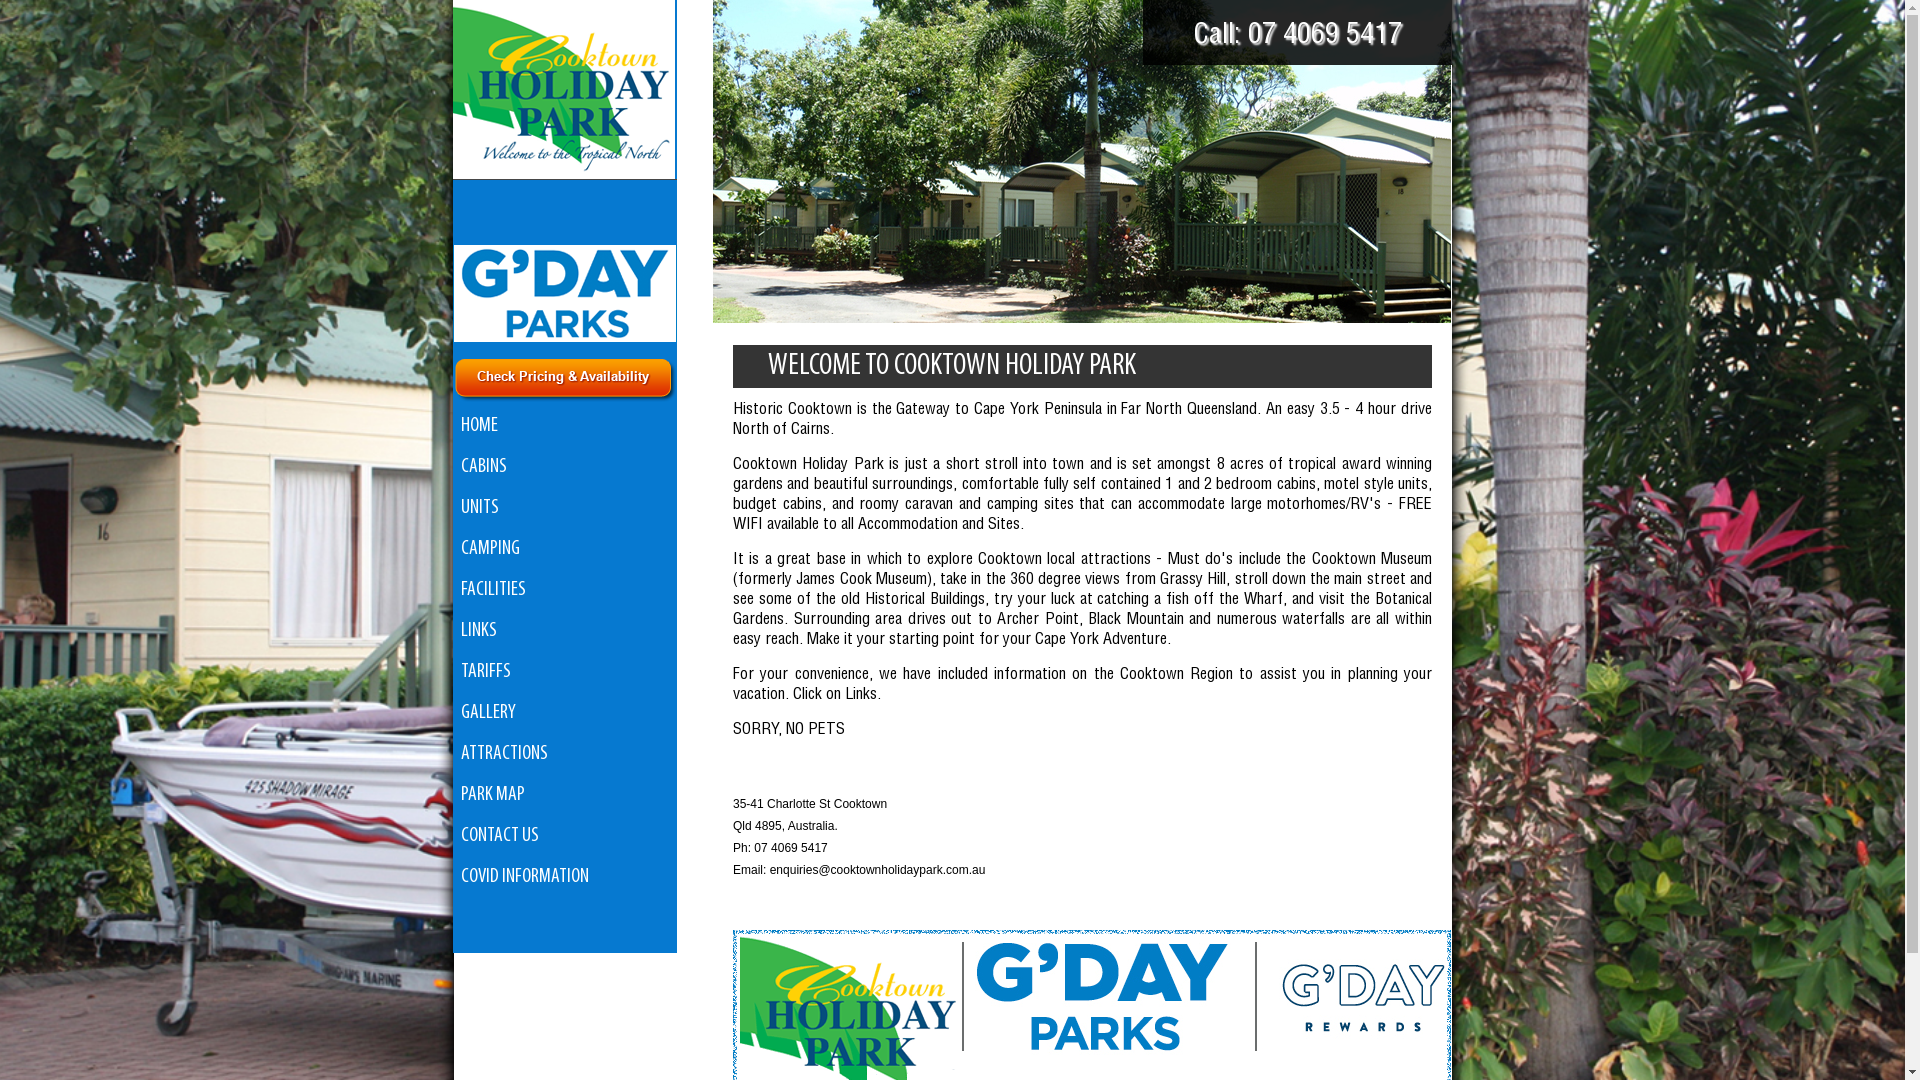 This screenshot has width=1920, height=1080. I want to click on 'TARIFFS', so click(564, 672).